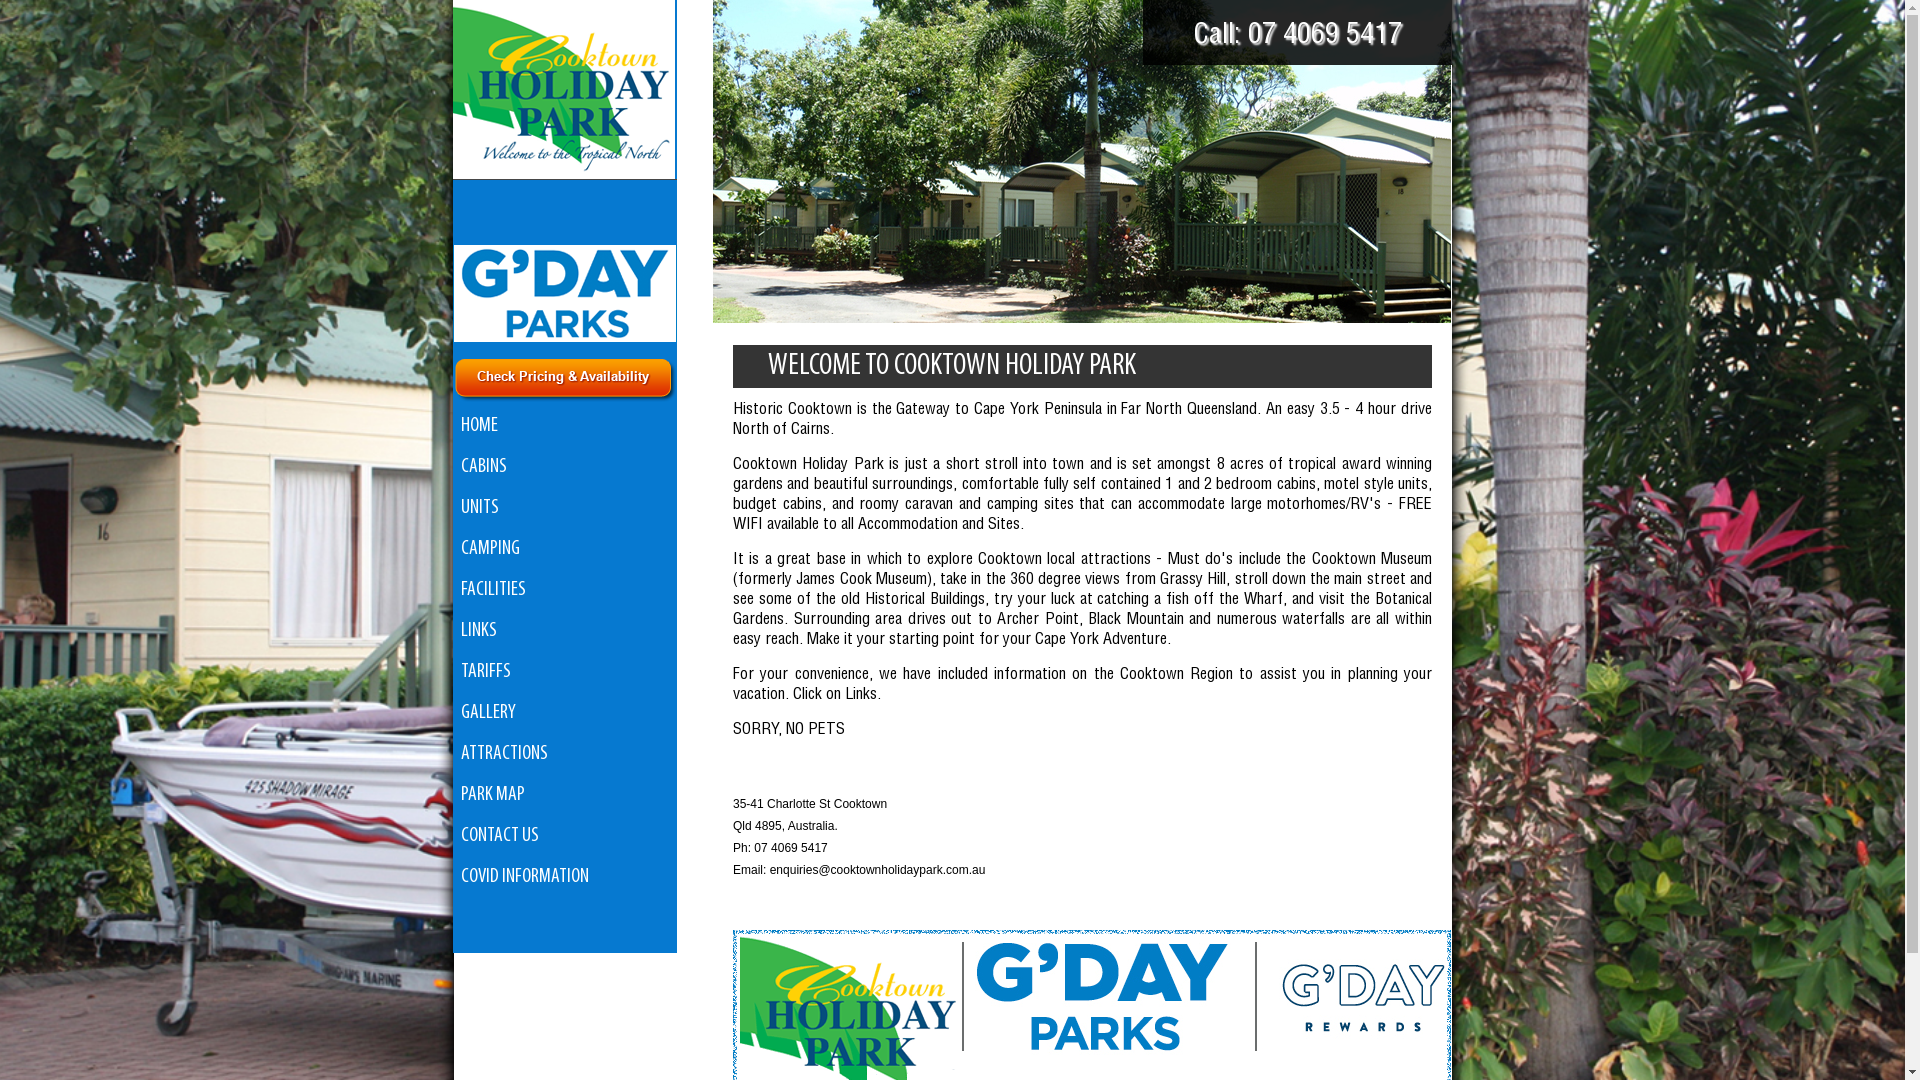 This screenshot has width=1920, height=1080. I want to click on 'TARIFFS', so click(564, 672).